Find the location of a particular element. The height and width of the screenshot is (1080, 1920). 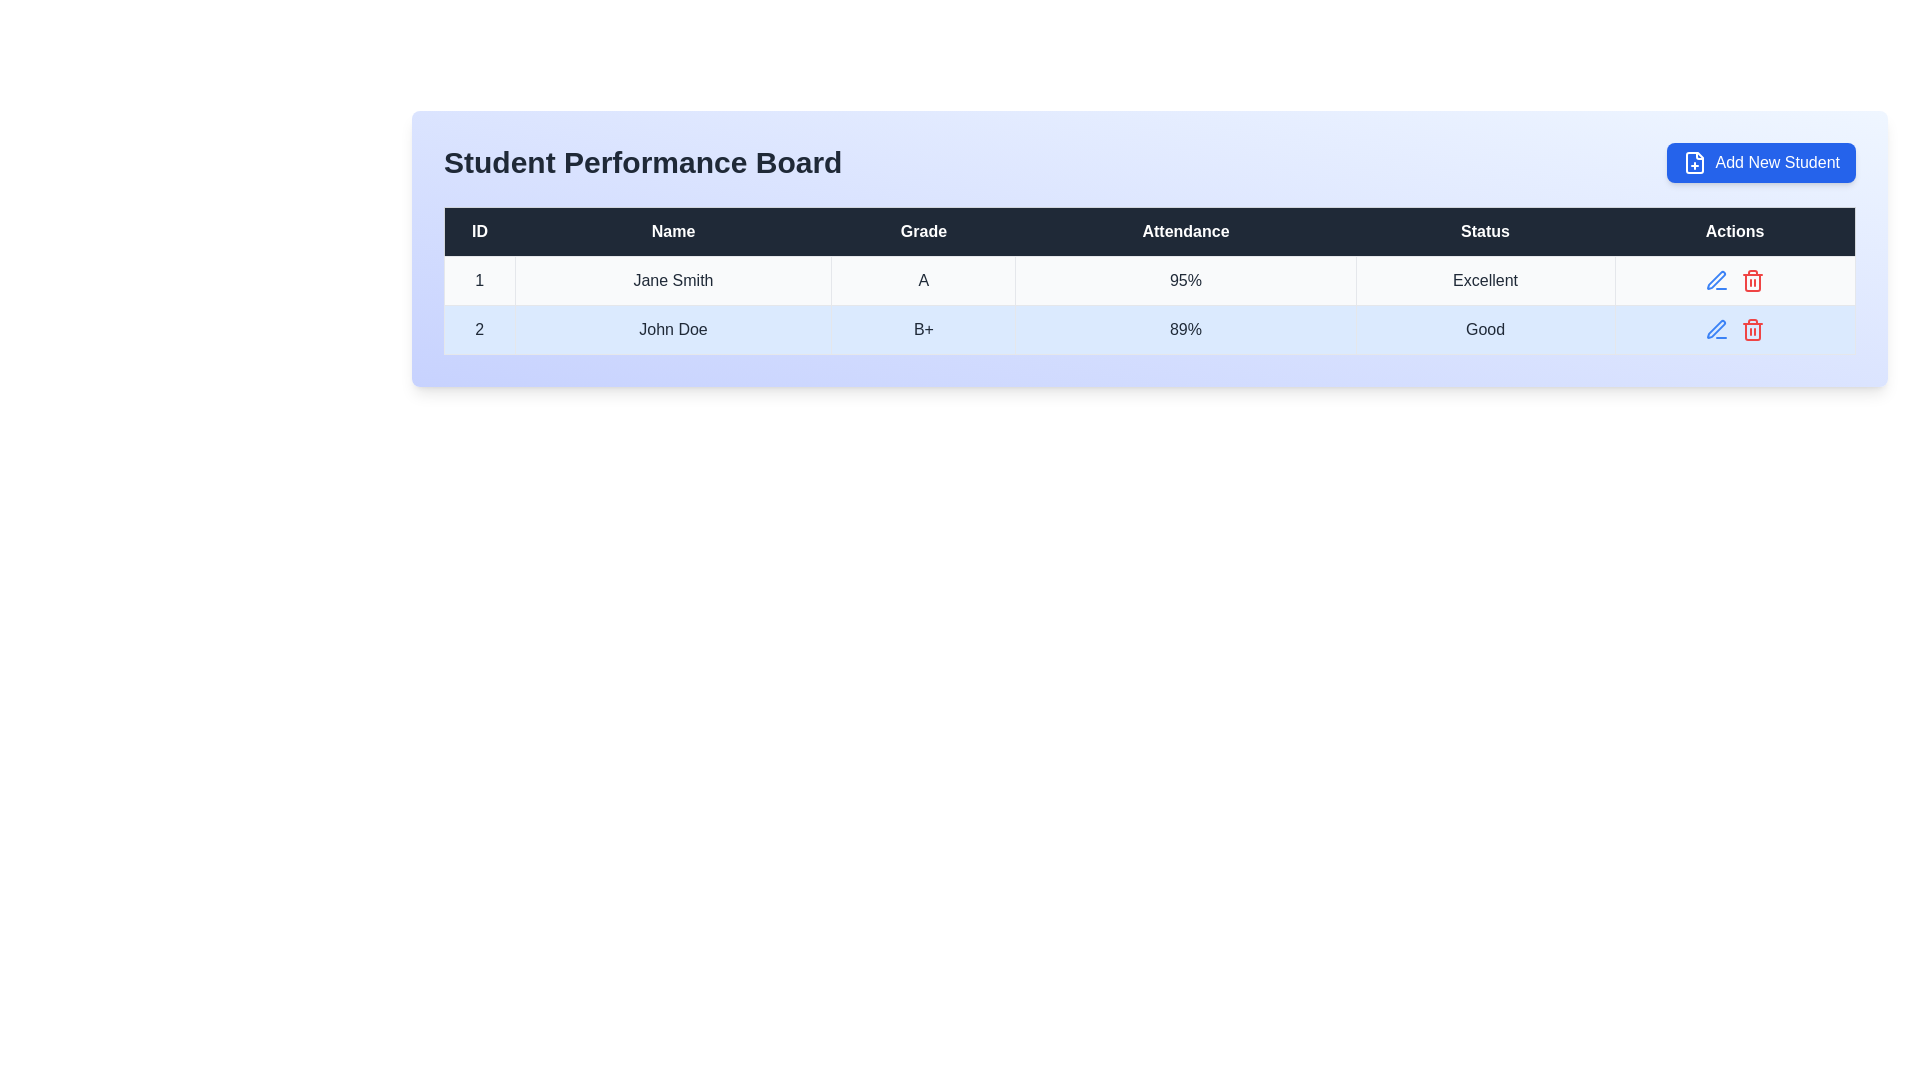

the text label displaying the evaluation status 'Excellent' in the fifth column of the first row of the 'Student Performance Board' table, which represents the 'Status' category is located at coordinates (1485, 281).